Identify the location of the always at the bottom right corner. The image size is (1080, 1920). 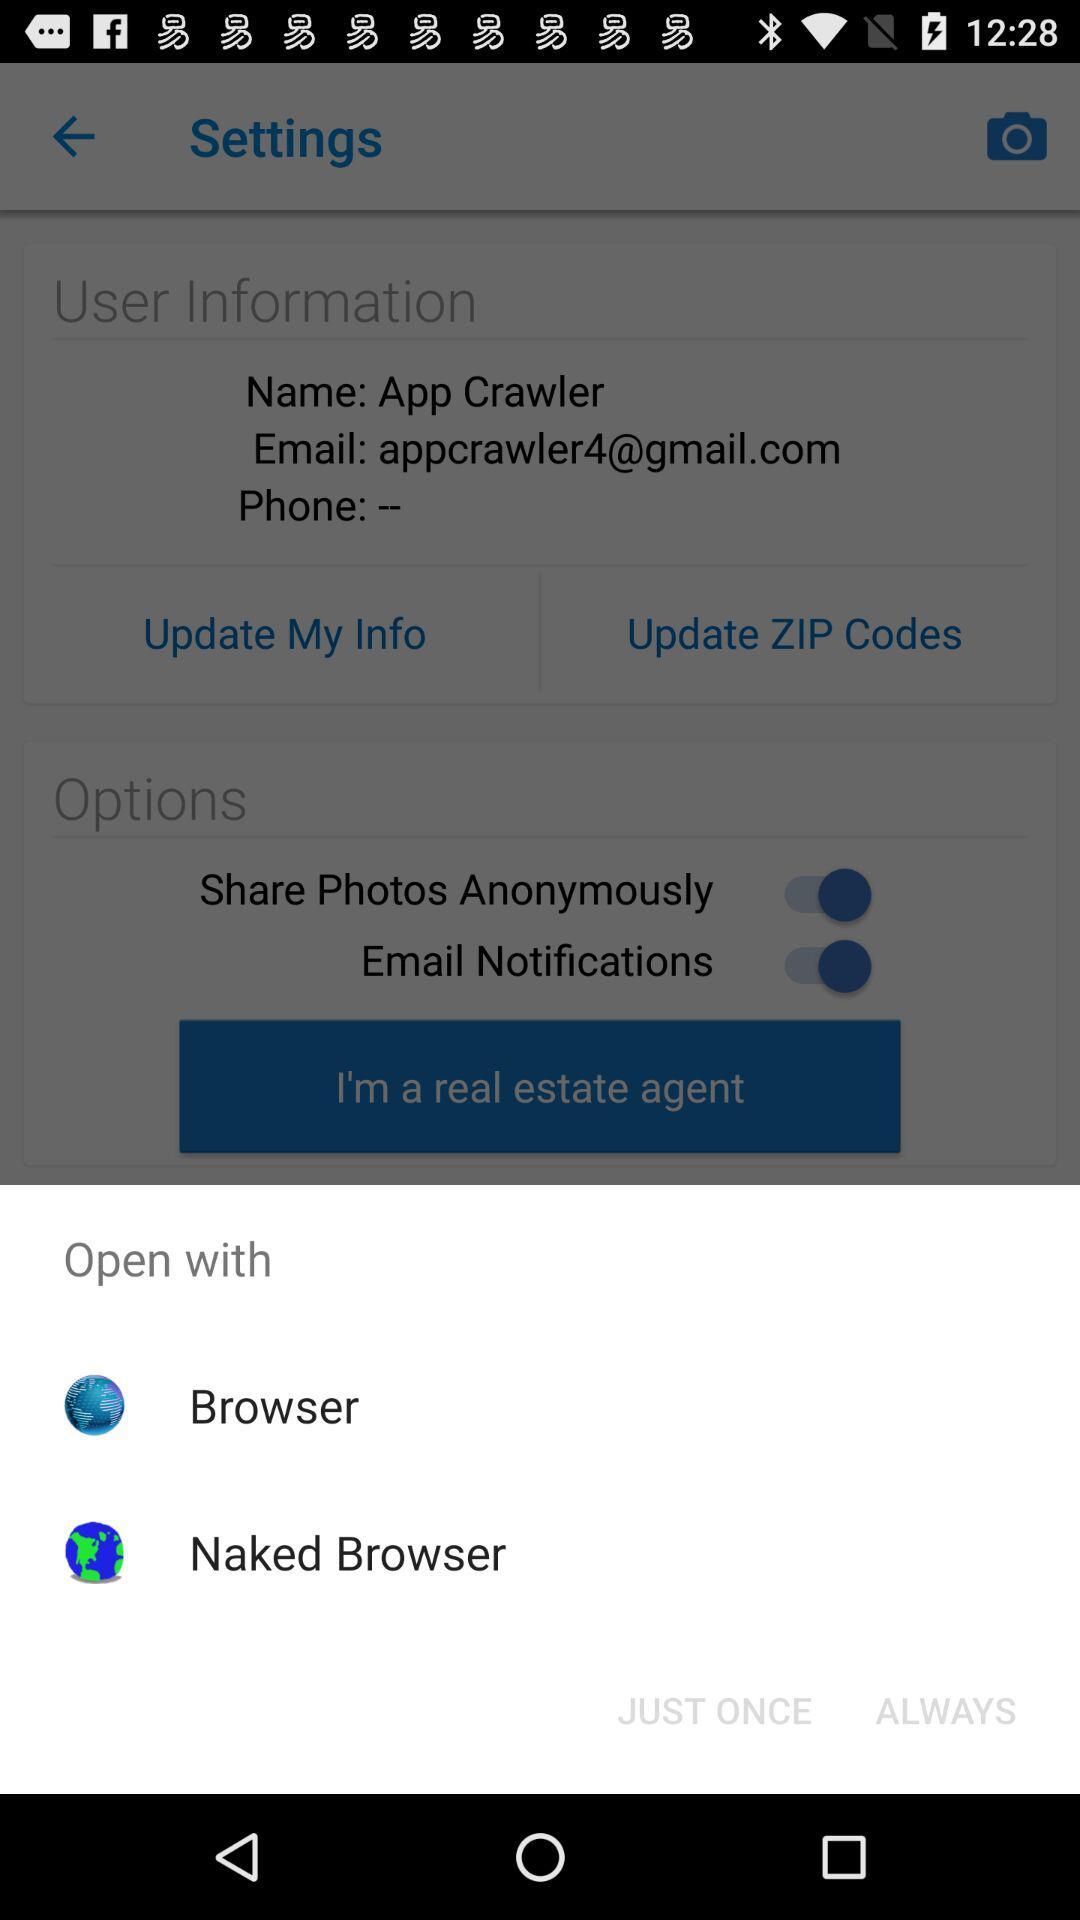
(945, 1708).